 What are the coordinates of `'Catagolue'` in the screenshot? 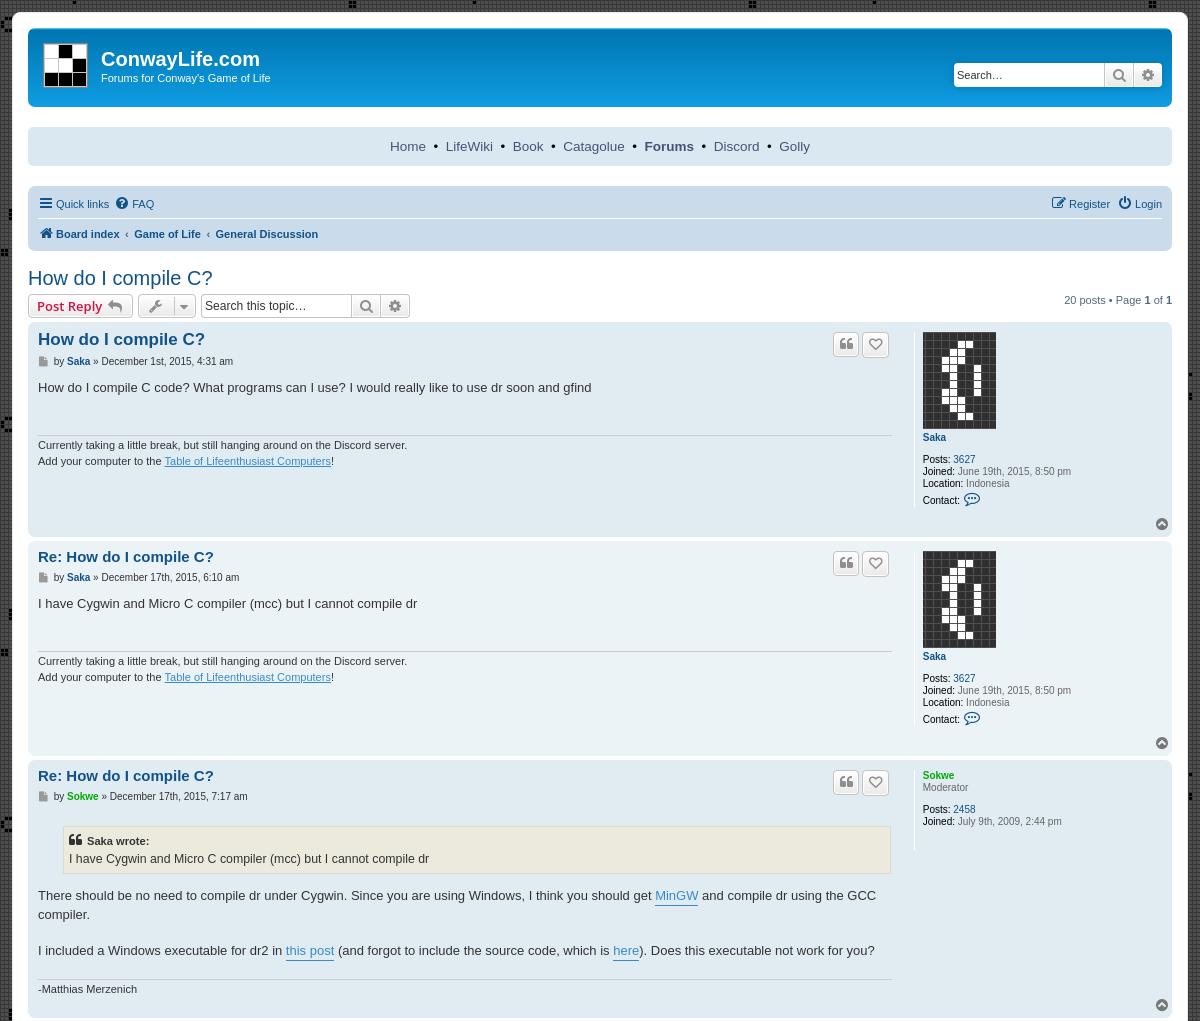 It's located at (592, 145).